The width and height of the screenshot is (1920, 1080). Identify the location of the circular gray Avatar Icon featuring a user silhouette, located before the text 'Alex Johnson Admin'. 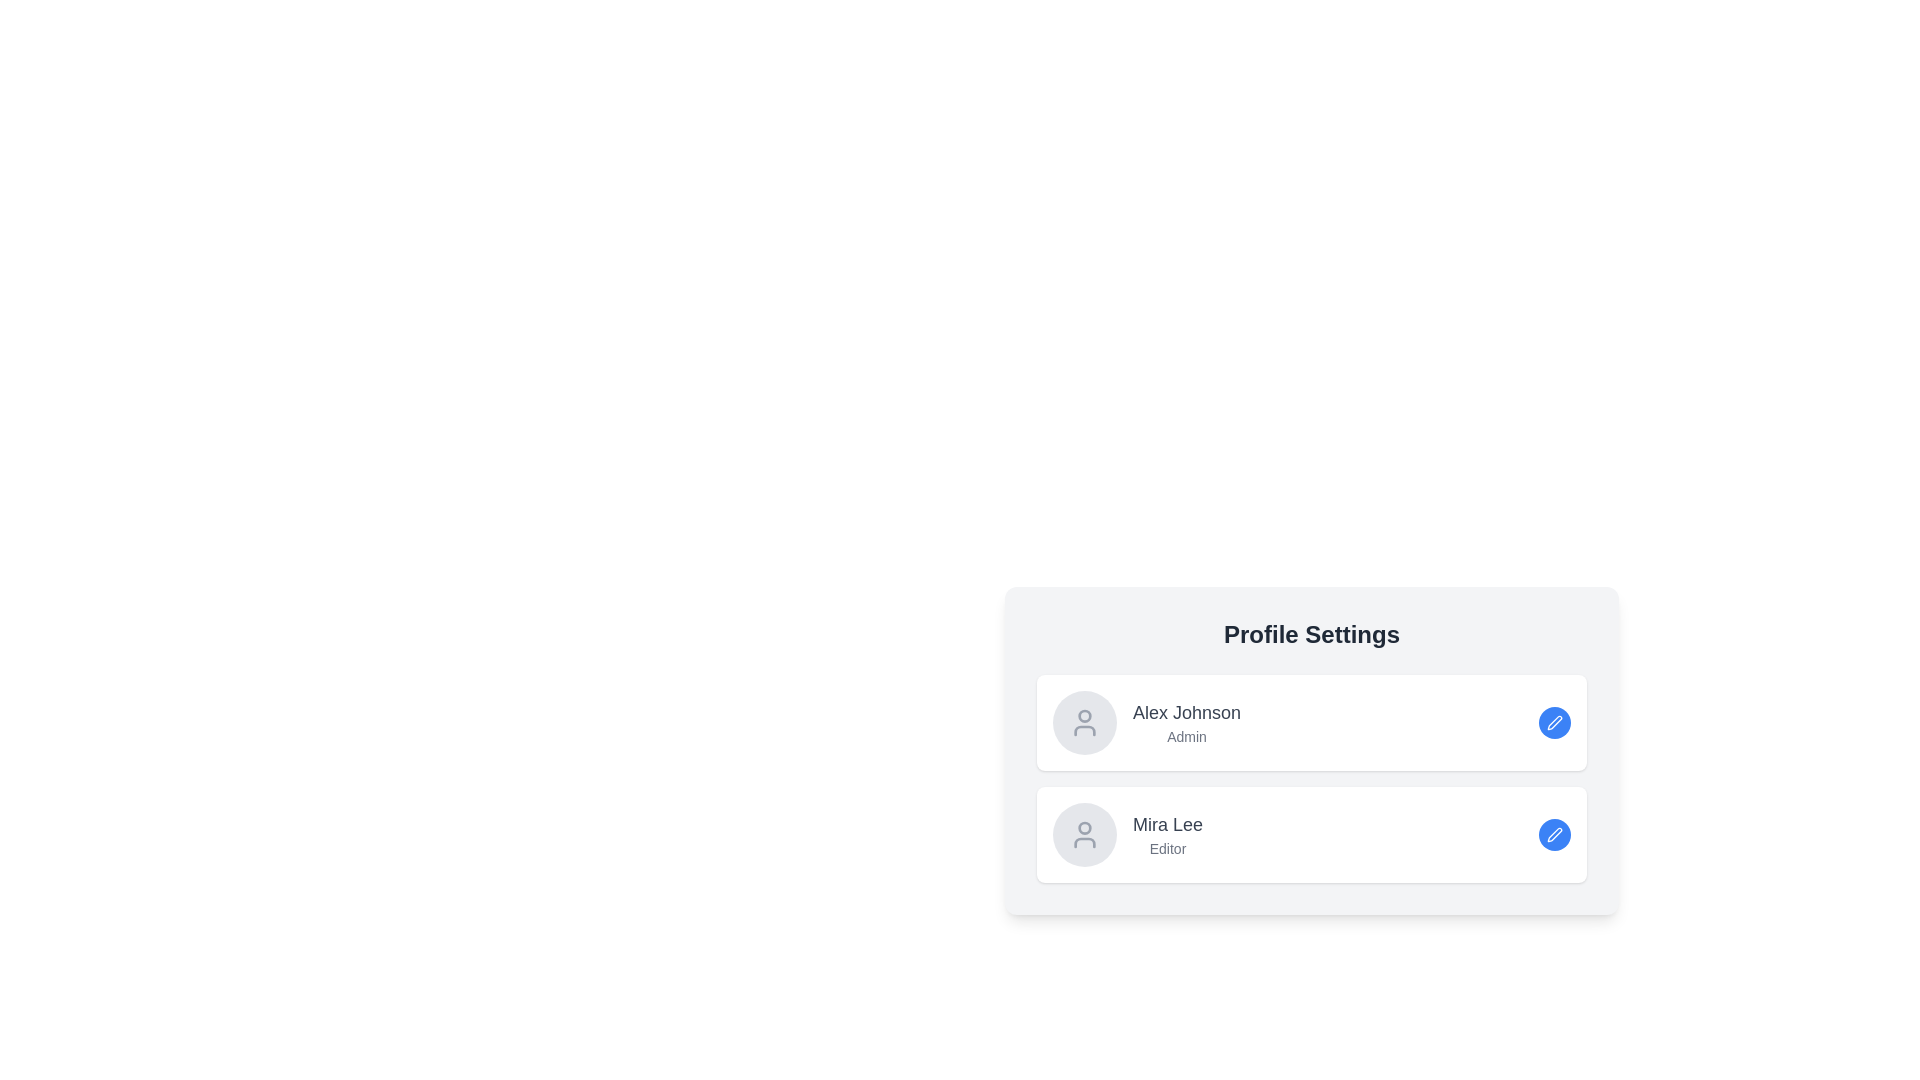
(1083, 722).